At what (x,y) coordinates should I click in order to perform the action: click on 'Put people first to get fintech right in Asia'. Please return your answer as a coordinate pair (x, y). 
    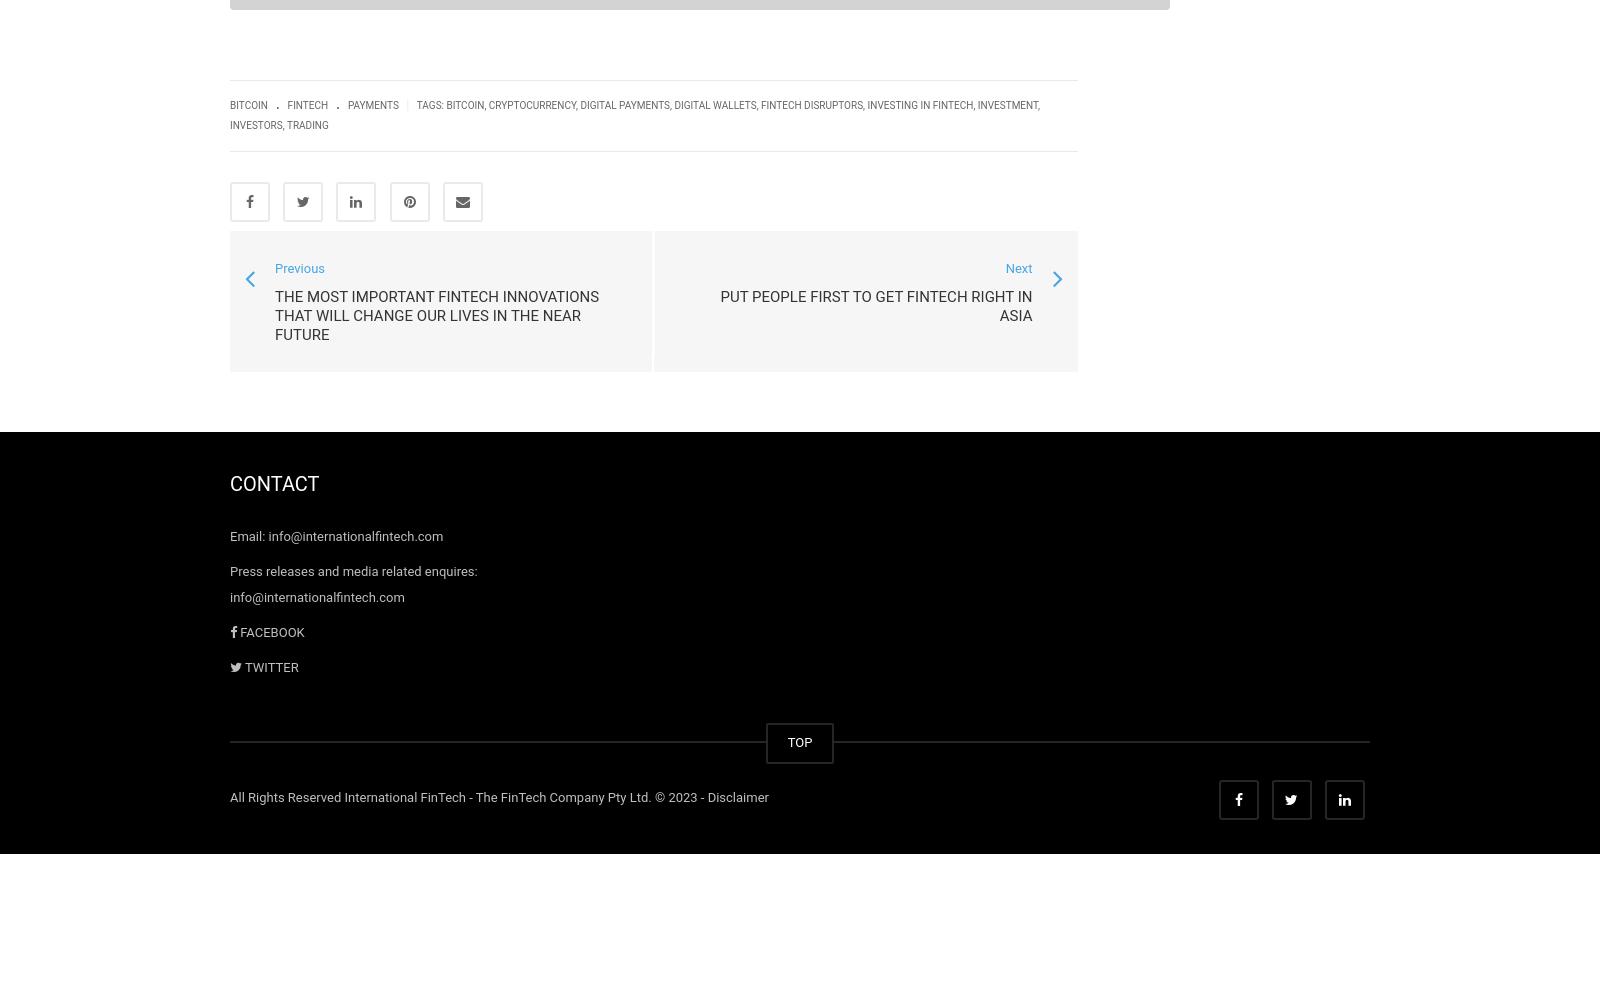
    Looking at the image, I should click on (720, 306).